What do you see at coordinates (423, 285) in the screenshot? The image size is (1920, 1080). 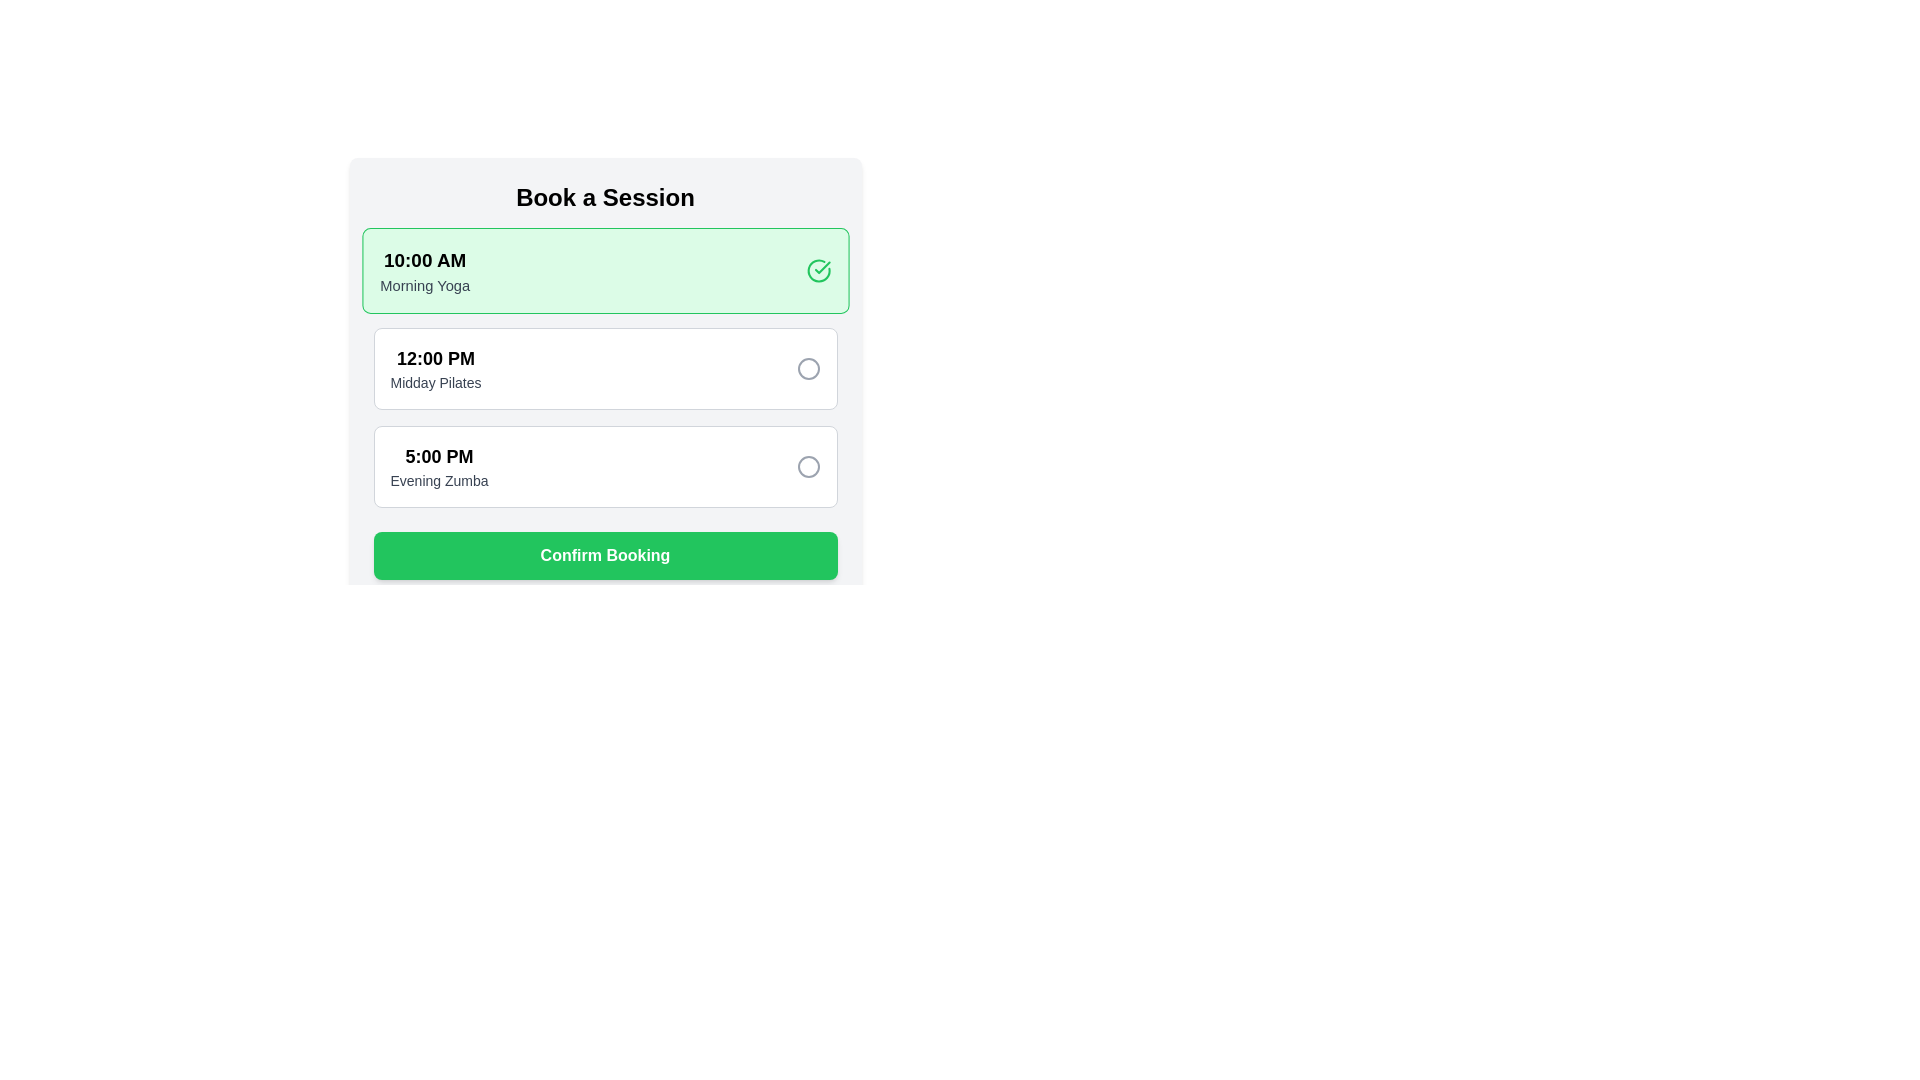 I see `'Morning Yoga' text label, which is styled with a smaller font size and gray color, located directly below the '10:00 AM' text in the selection card` at bounding box center [423, 285].